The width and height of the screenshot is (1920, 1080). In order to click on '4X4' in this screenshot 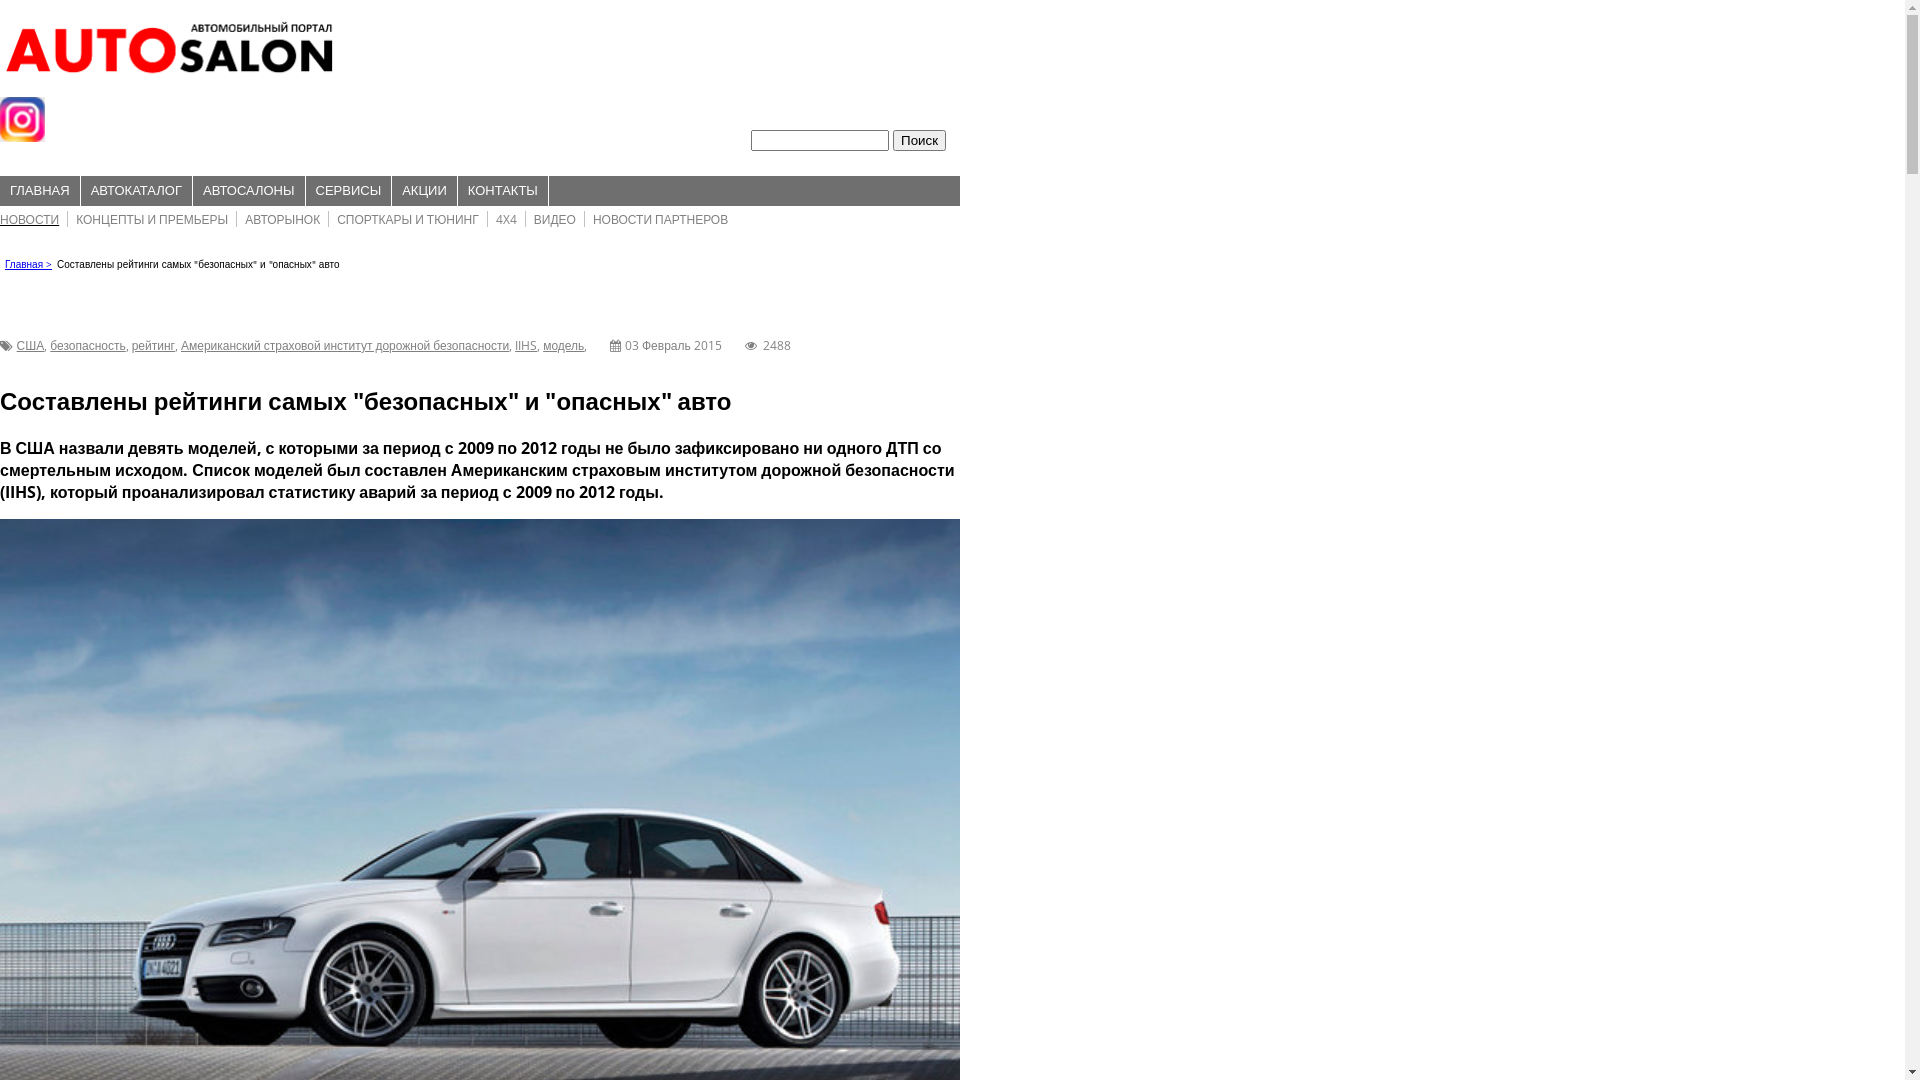, I will do `click(506, 219)`.